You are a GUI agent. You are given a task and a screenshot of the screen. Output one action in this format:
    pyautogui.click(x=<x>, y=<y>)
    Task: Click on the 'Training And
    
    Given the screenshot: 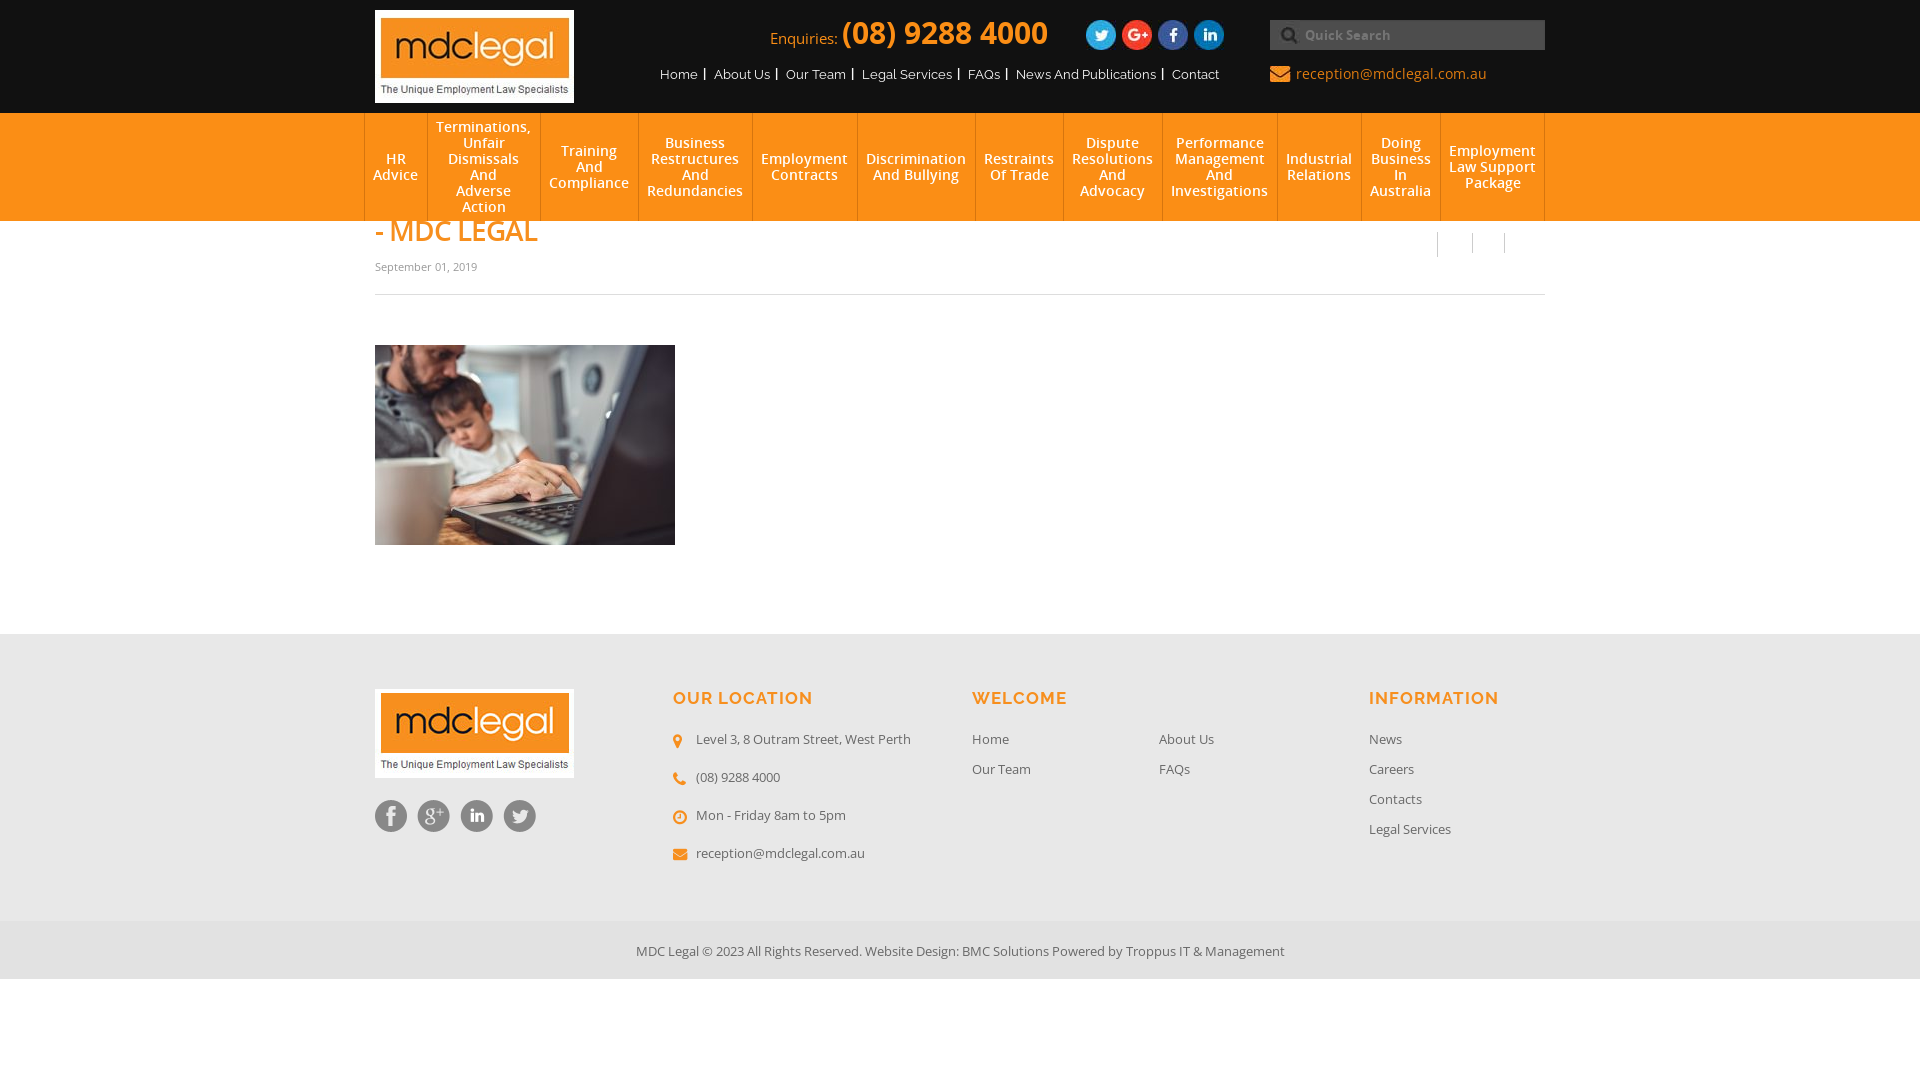 What is the action you would take?
    pyautogui.click(x=588, y=165)
    